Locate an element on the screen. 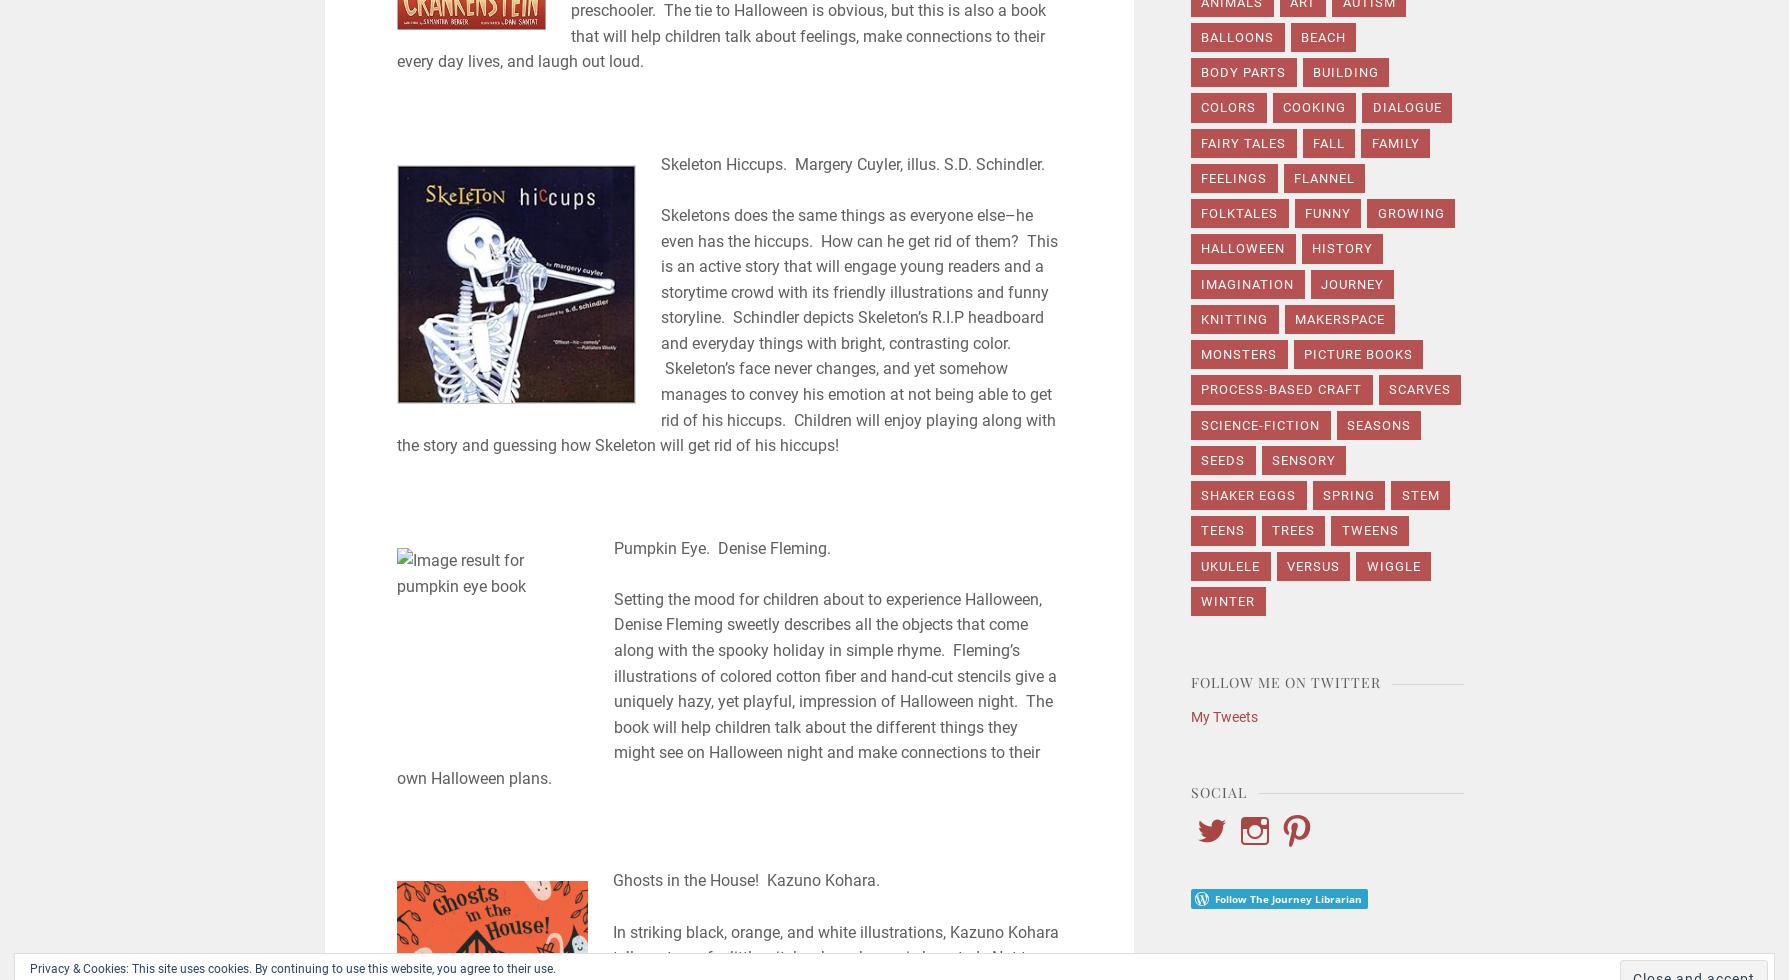 This screenshot has width=1789, height=980. 'wiggle' is located at coordinates (1392, 565).